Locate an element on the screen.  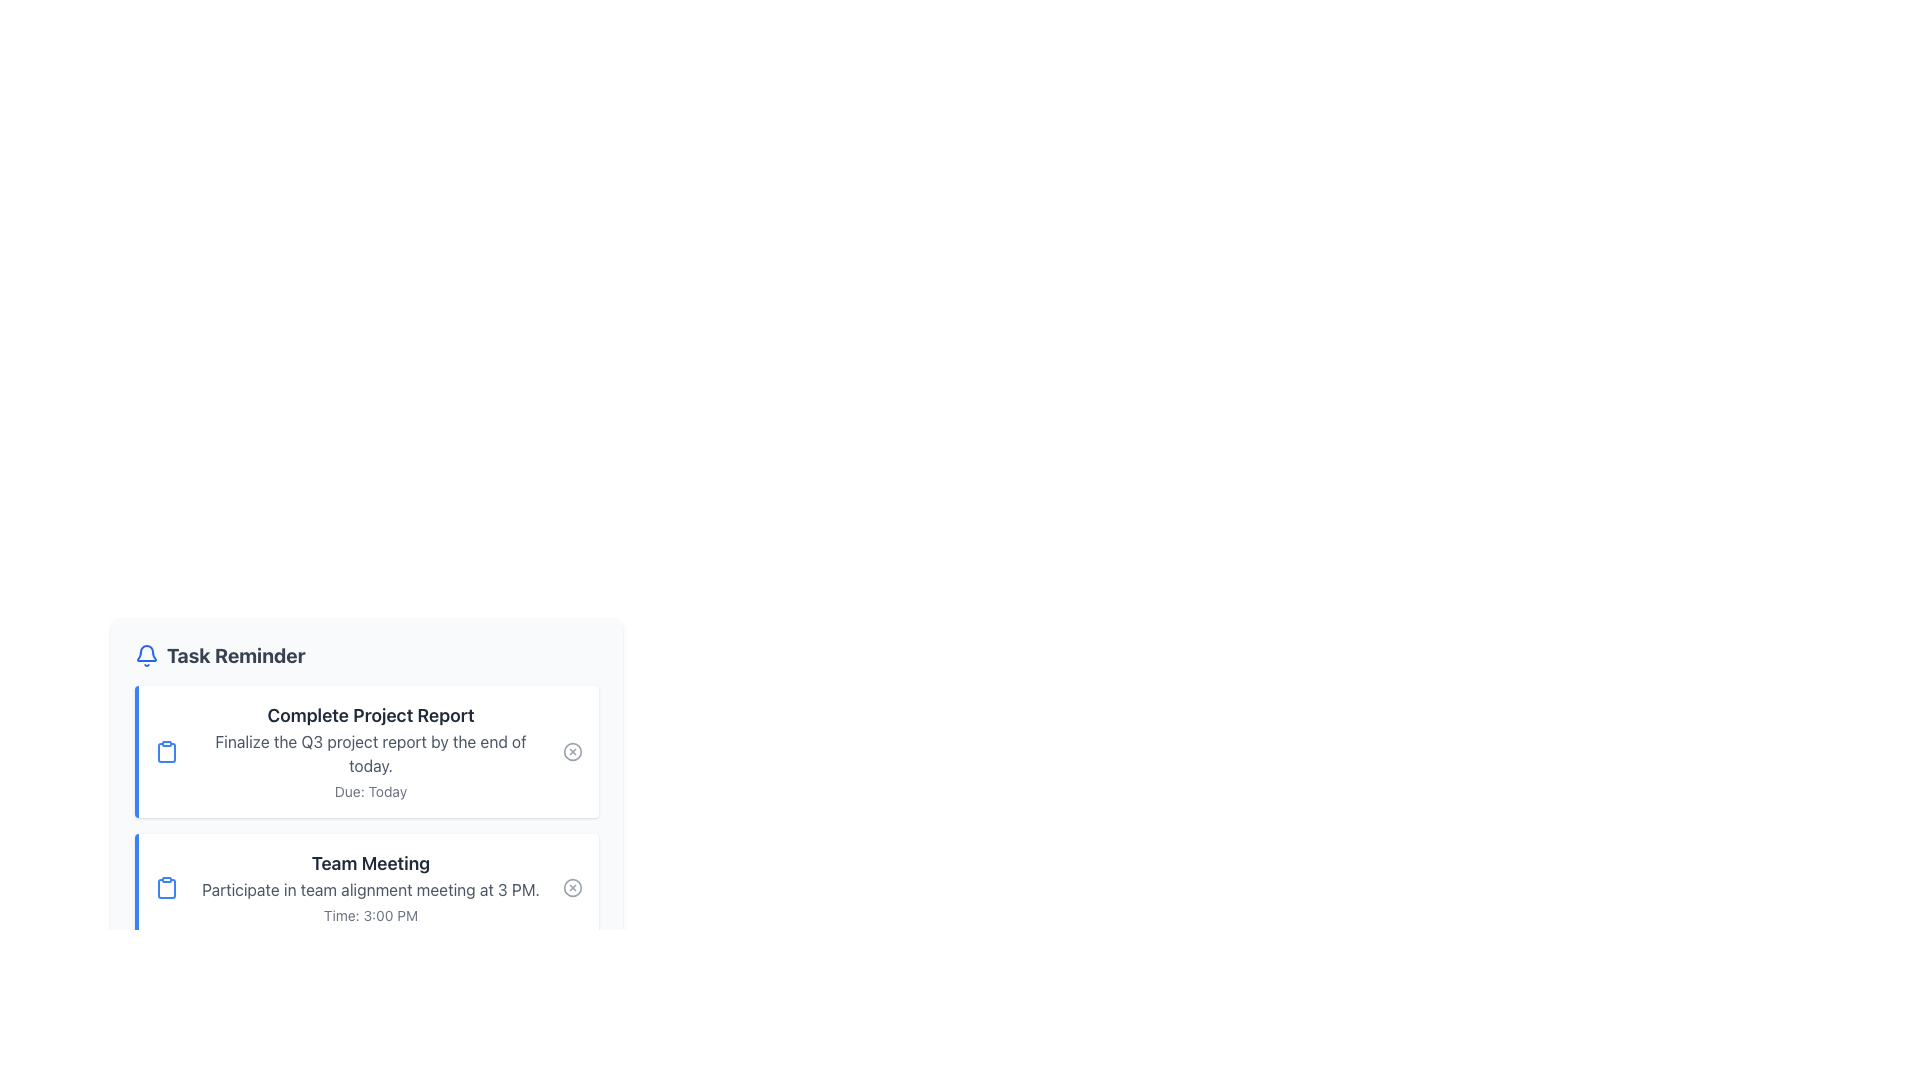
the task indicator icon associated with 'Complete Project Report' by clicking on it in the task reminder section is located at coordinates (167, 752).